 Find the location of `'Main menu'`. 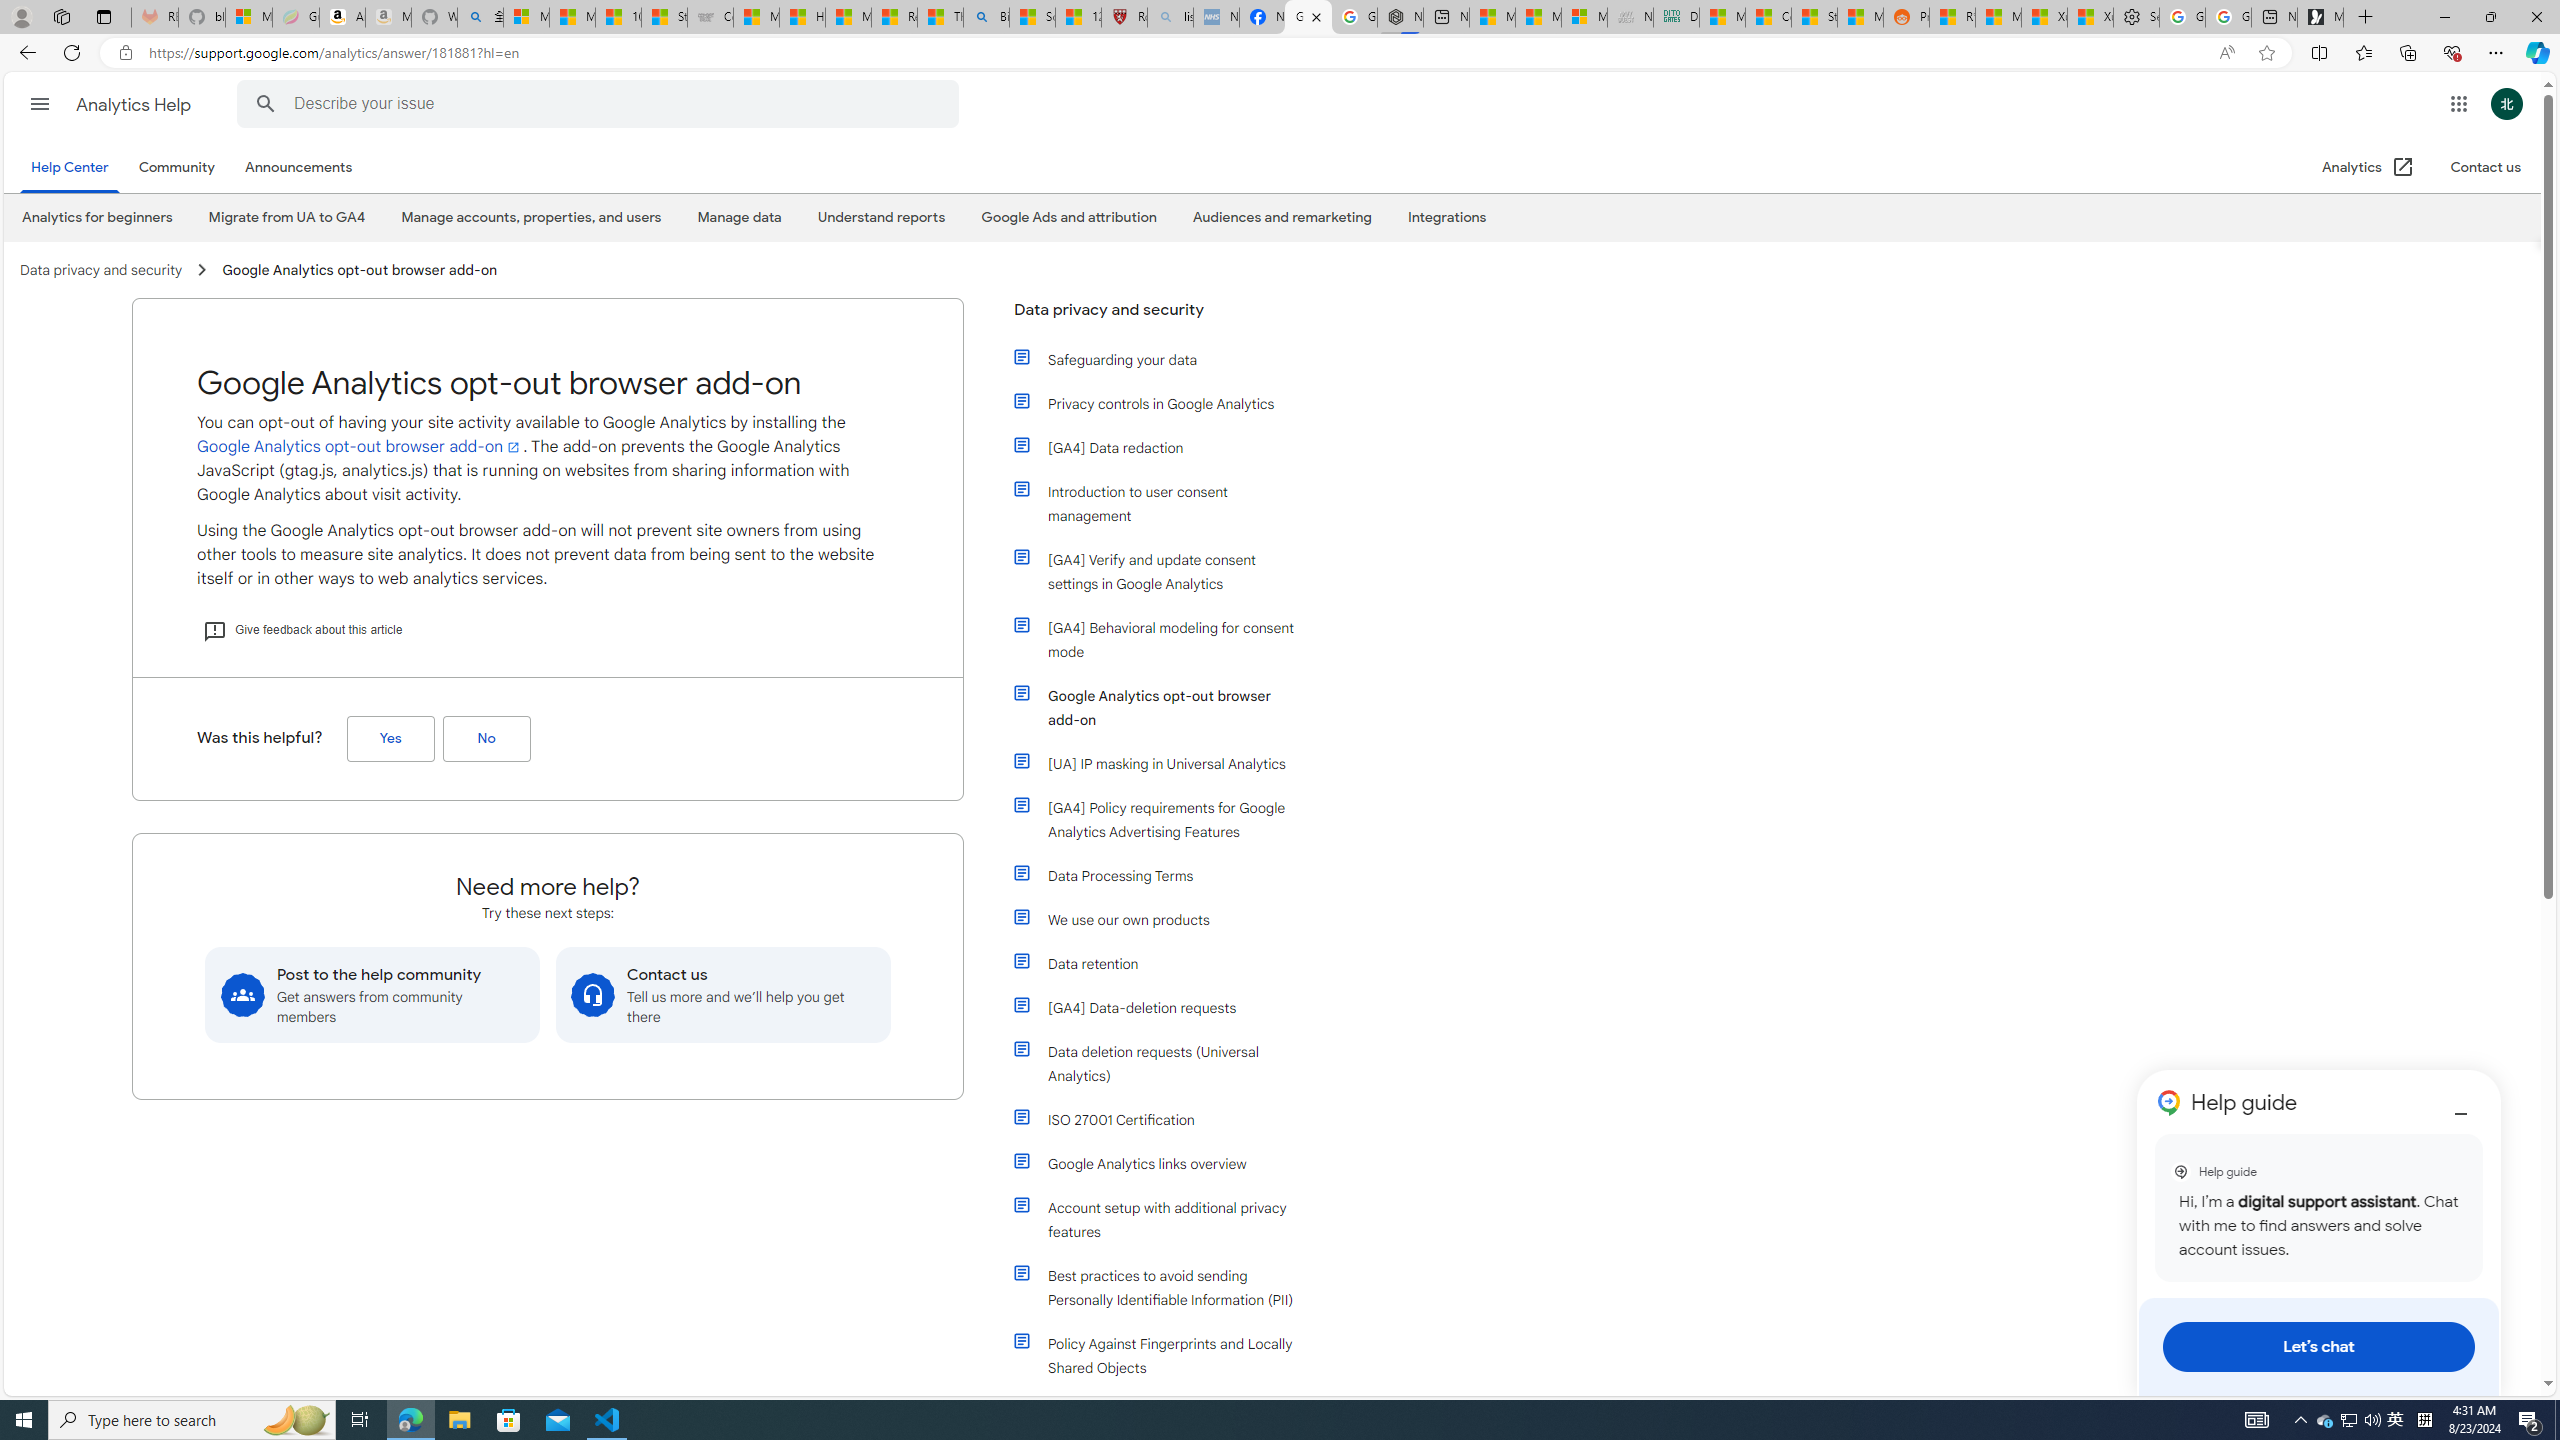

'Main menu' is located at coordinates (38, 103).